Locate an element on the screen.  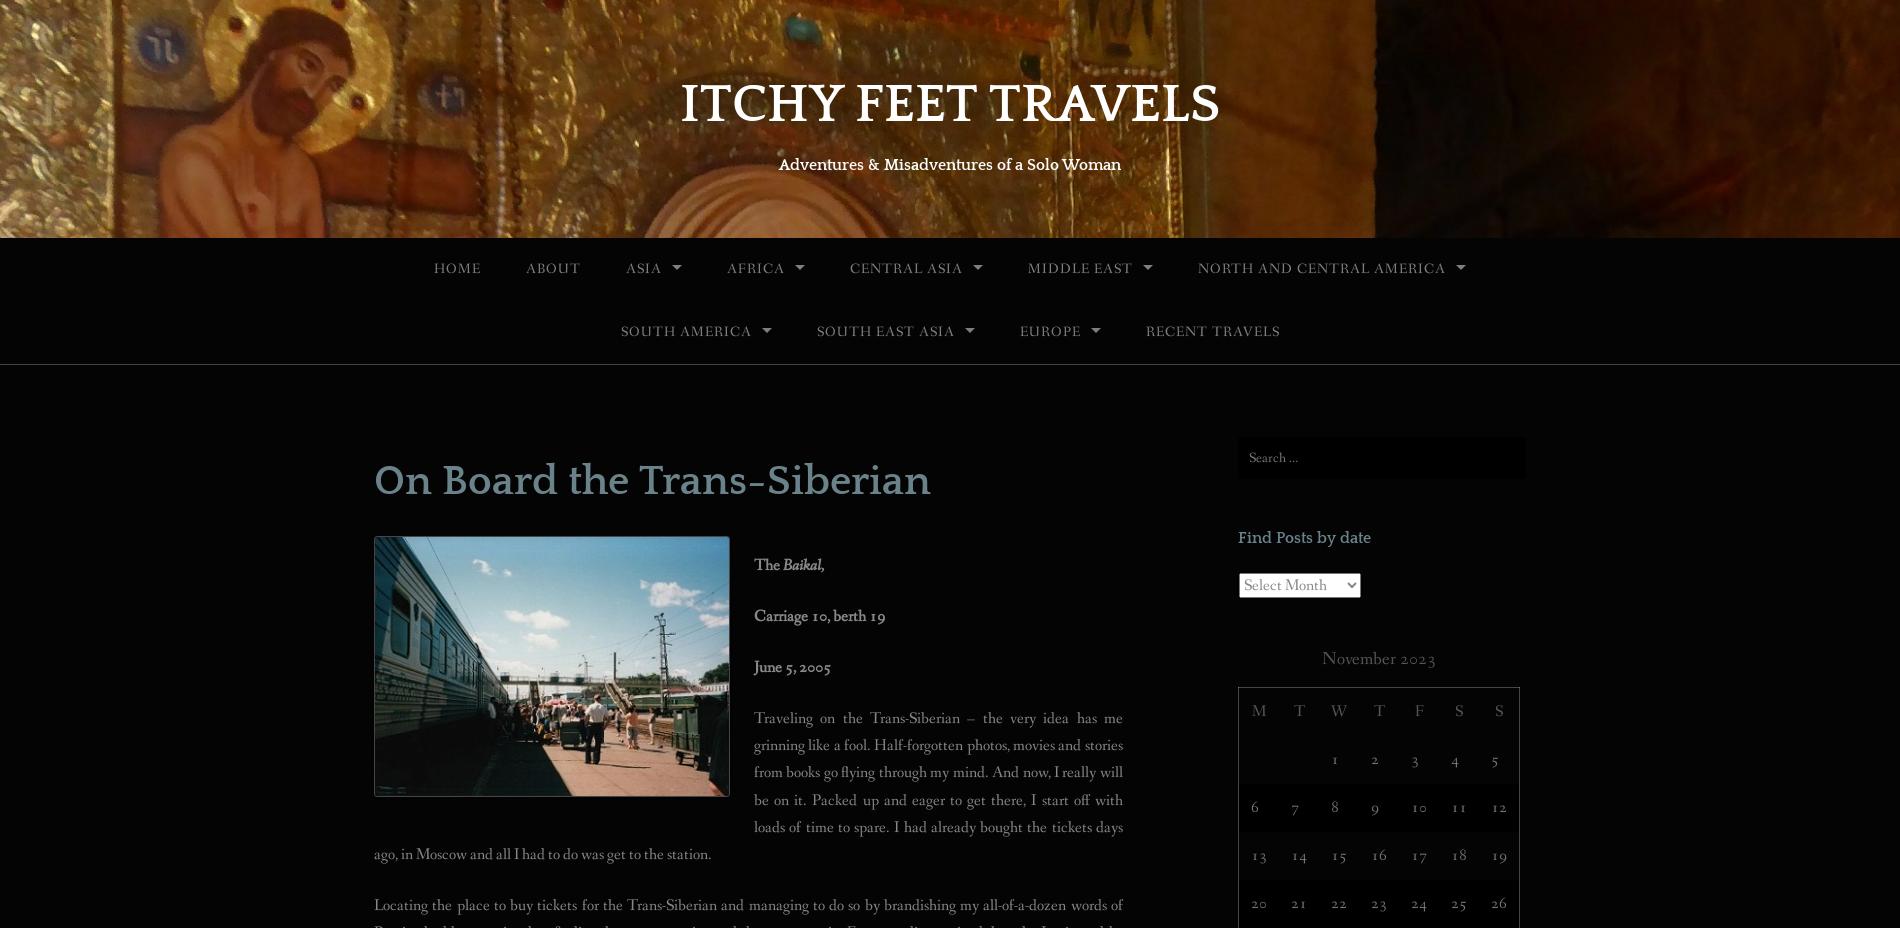
'8' is located at coordinates (1333, 805).